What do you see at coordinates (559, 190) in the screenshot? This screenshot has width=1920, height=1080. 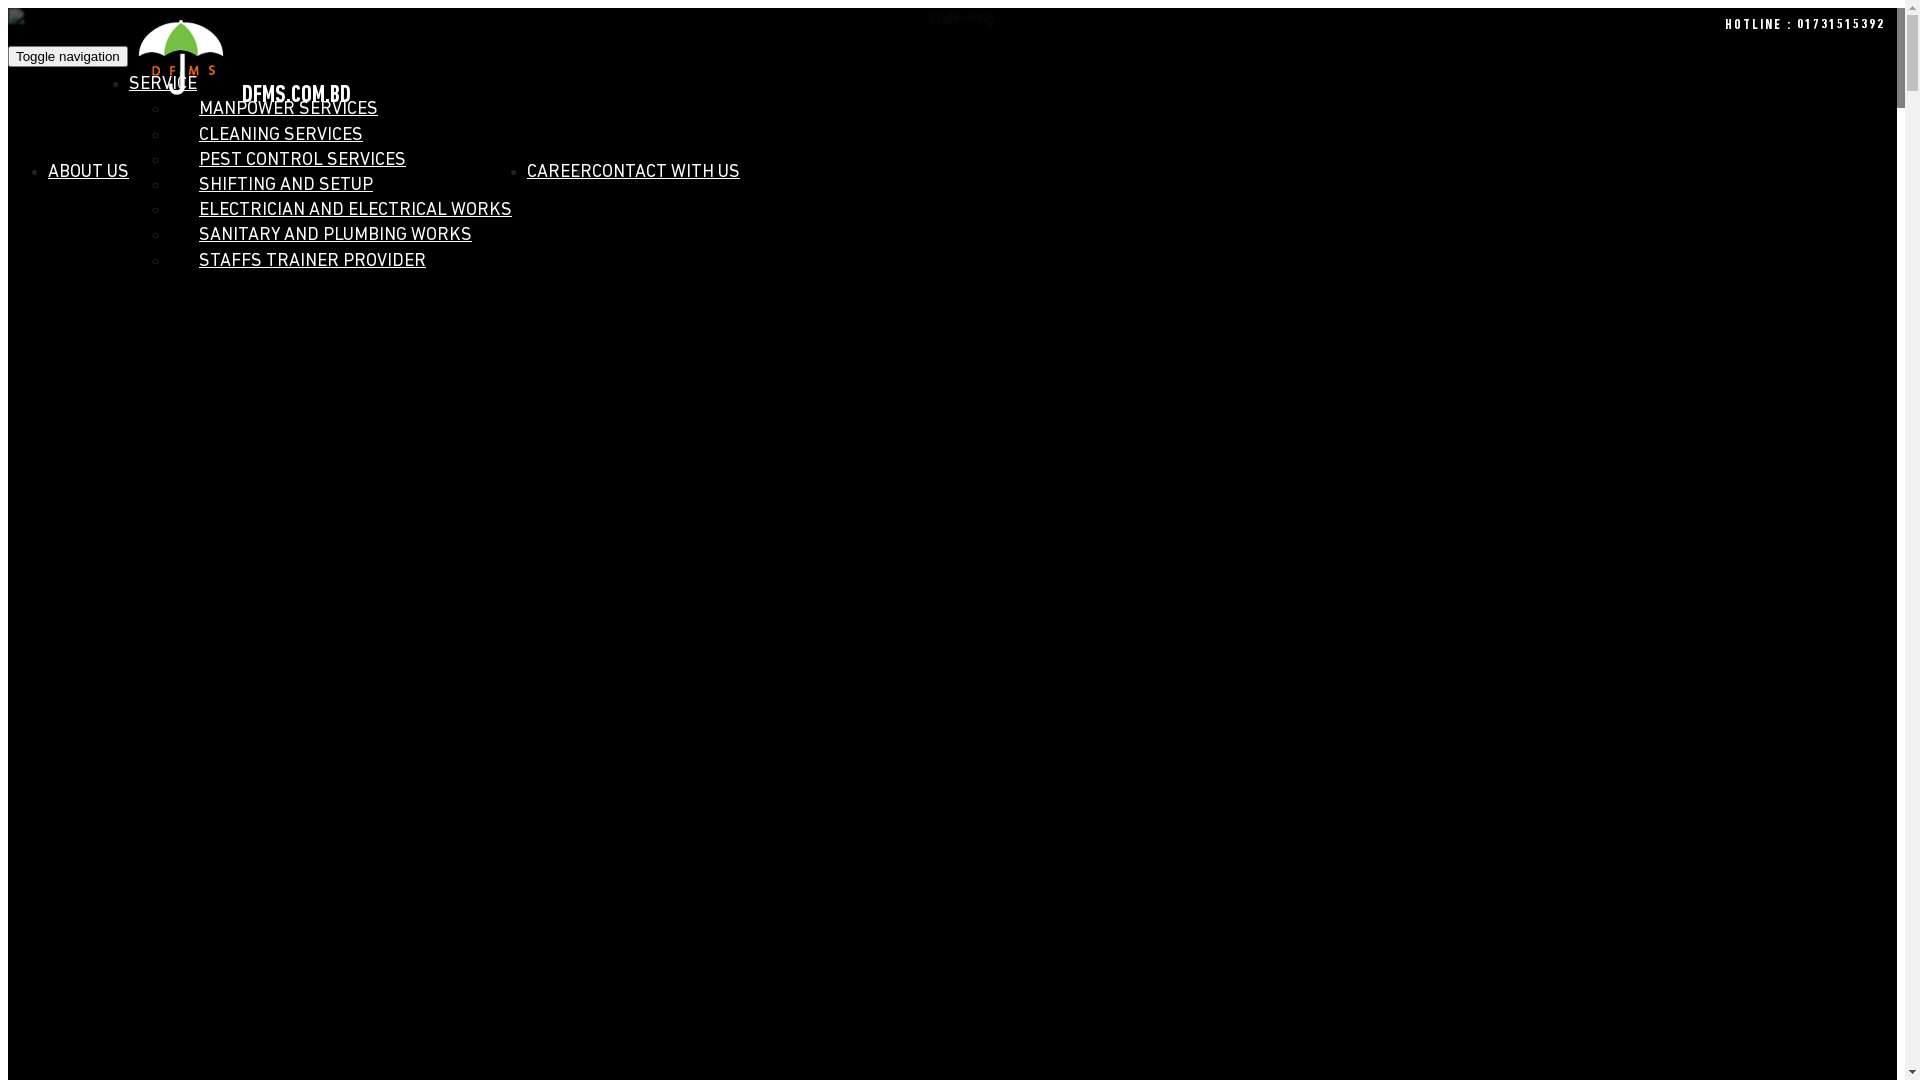 I see `'CAREER'` at bounding box center [559, 190].